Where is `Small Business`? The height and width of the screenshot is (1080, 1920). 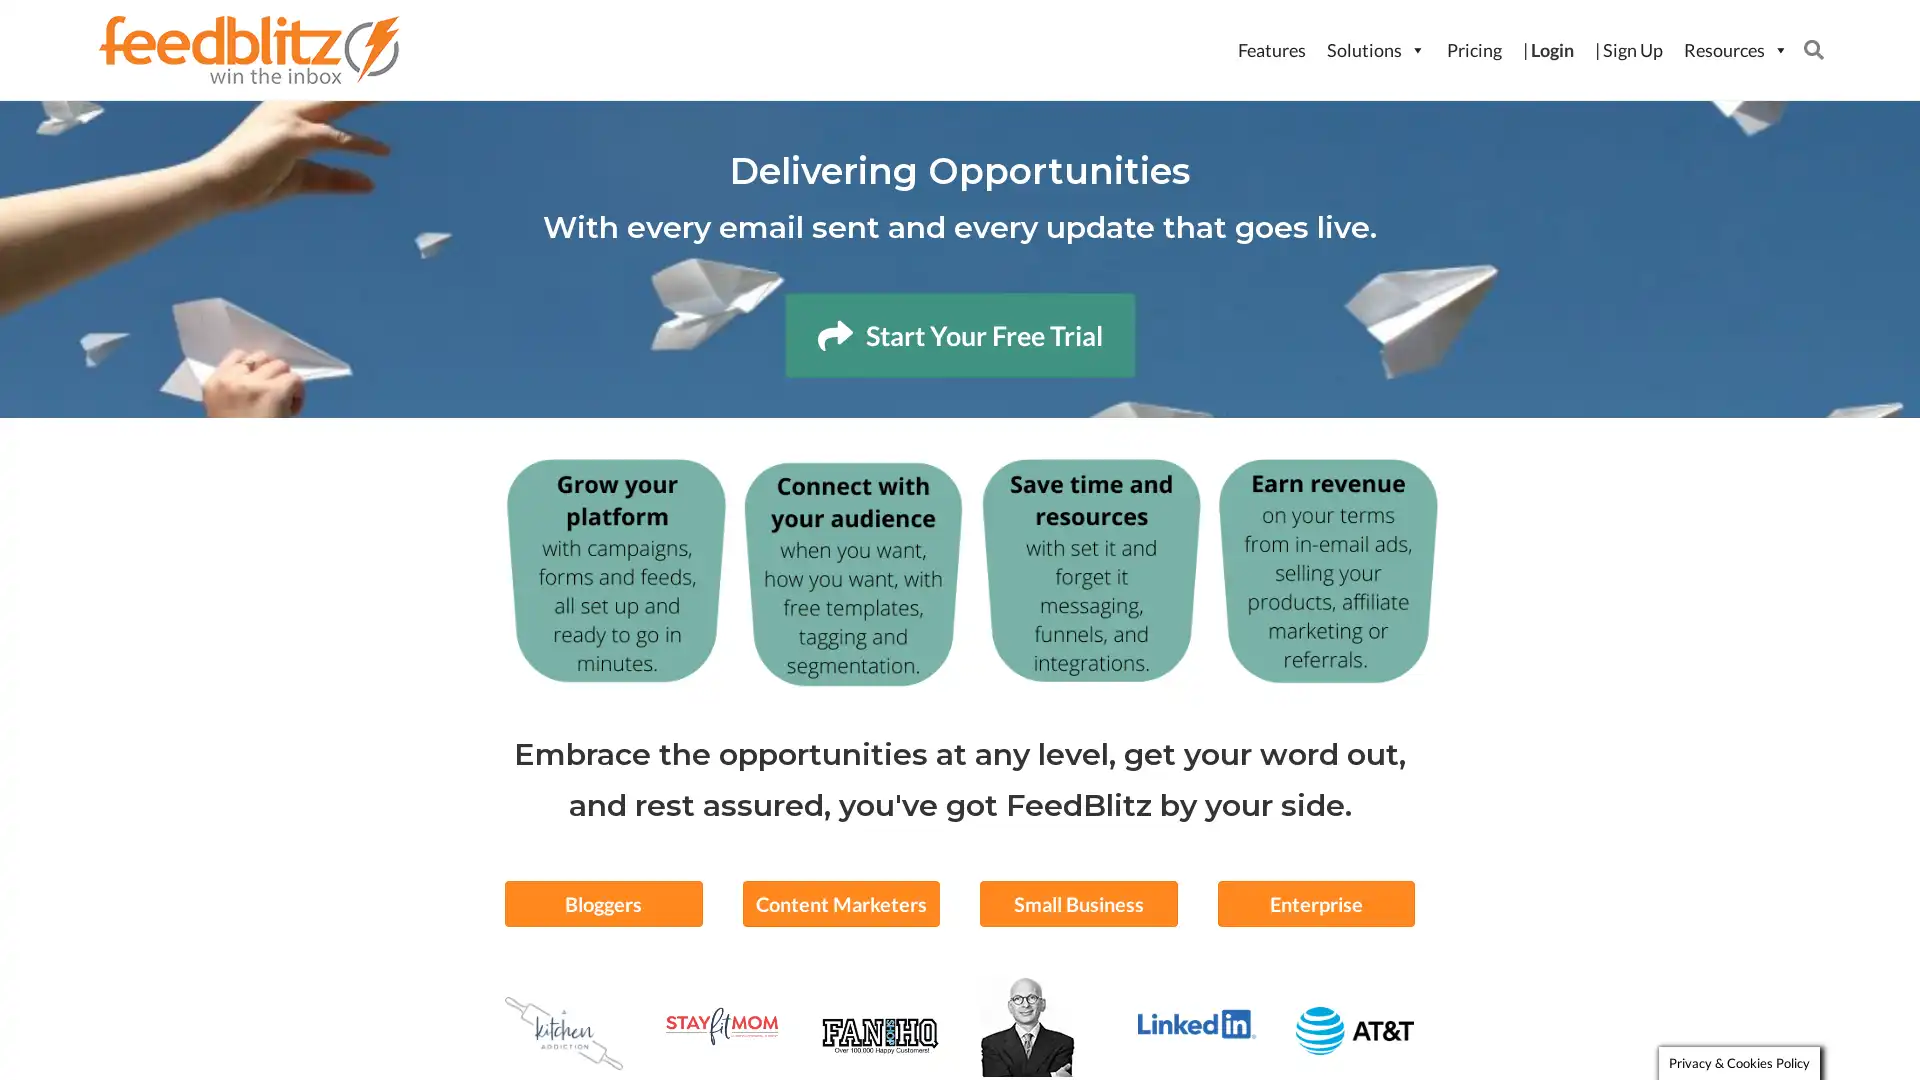
Small Business is located at coordinates (1077, 902).